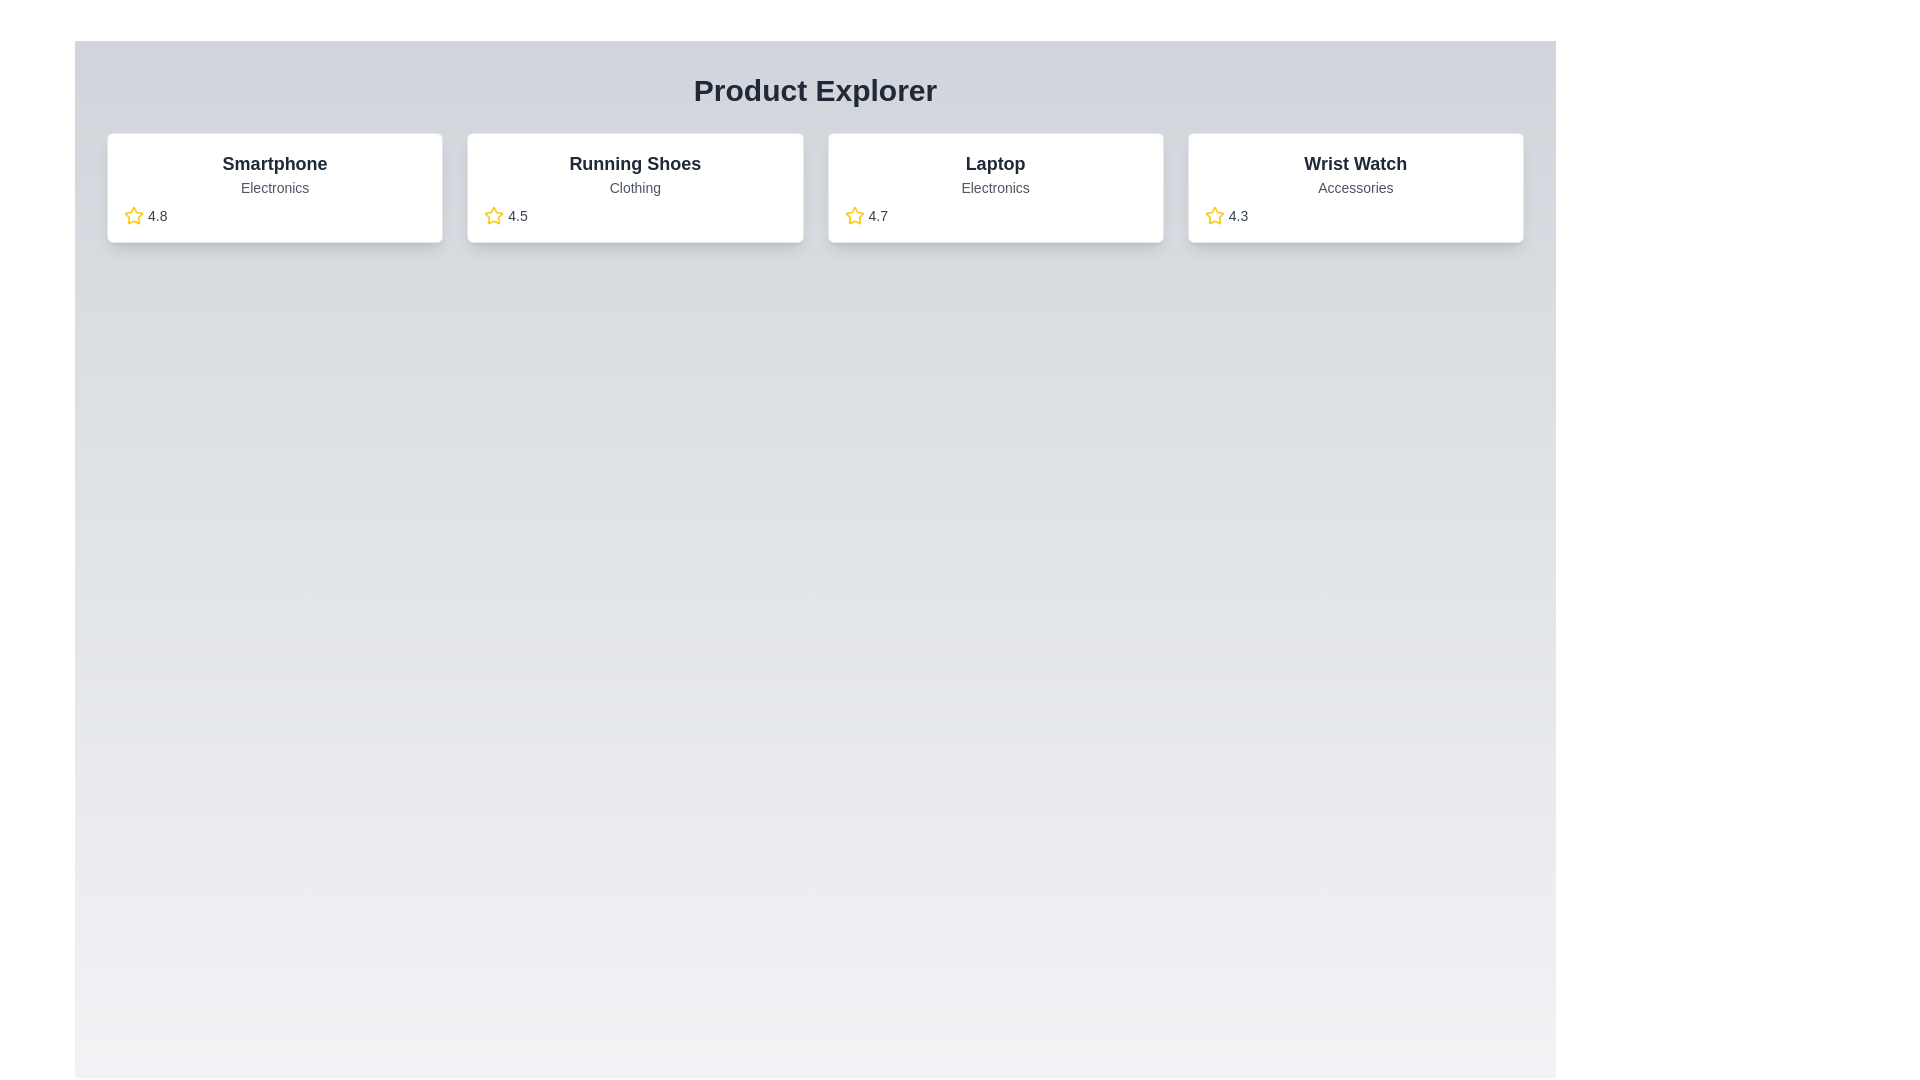 The height and width of the screenshot is (1080, 1920). What do you see at coordinates (1355, 163) in the screenshot?
I see `bold text label displaying 'Wrist Watch' located at the top of the card component, which is the first element among its siblings` at bounding box center [1355, 163].